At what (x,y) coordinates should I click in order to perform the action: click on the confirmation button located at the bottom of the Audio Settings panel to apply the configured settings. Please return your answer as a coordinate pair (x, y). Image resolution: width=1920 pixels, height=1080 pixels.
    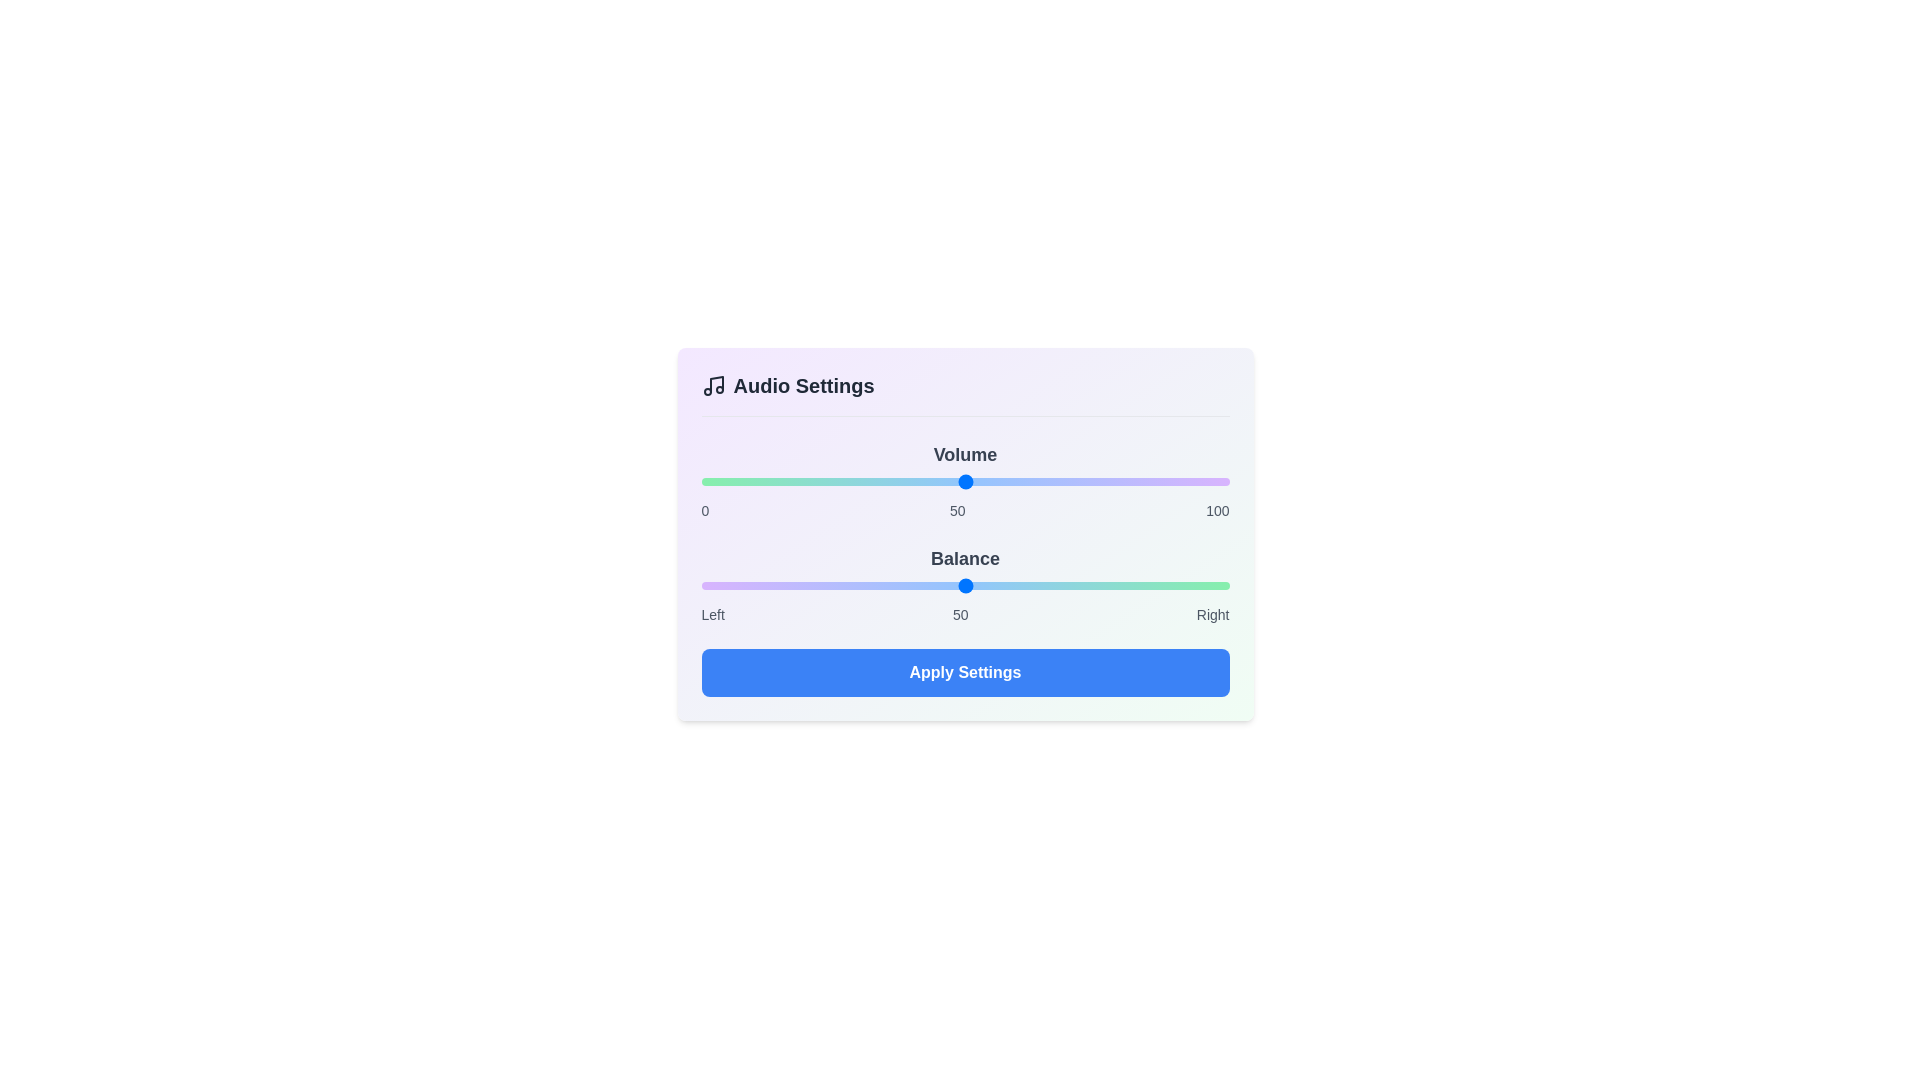
    Looking at the image, I should click on (965, 672).